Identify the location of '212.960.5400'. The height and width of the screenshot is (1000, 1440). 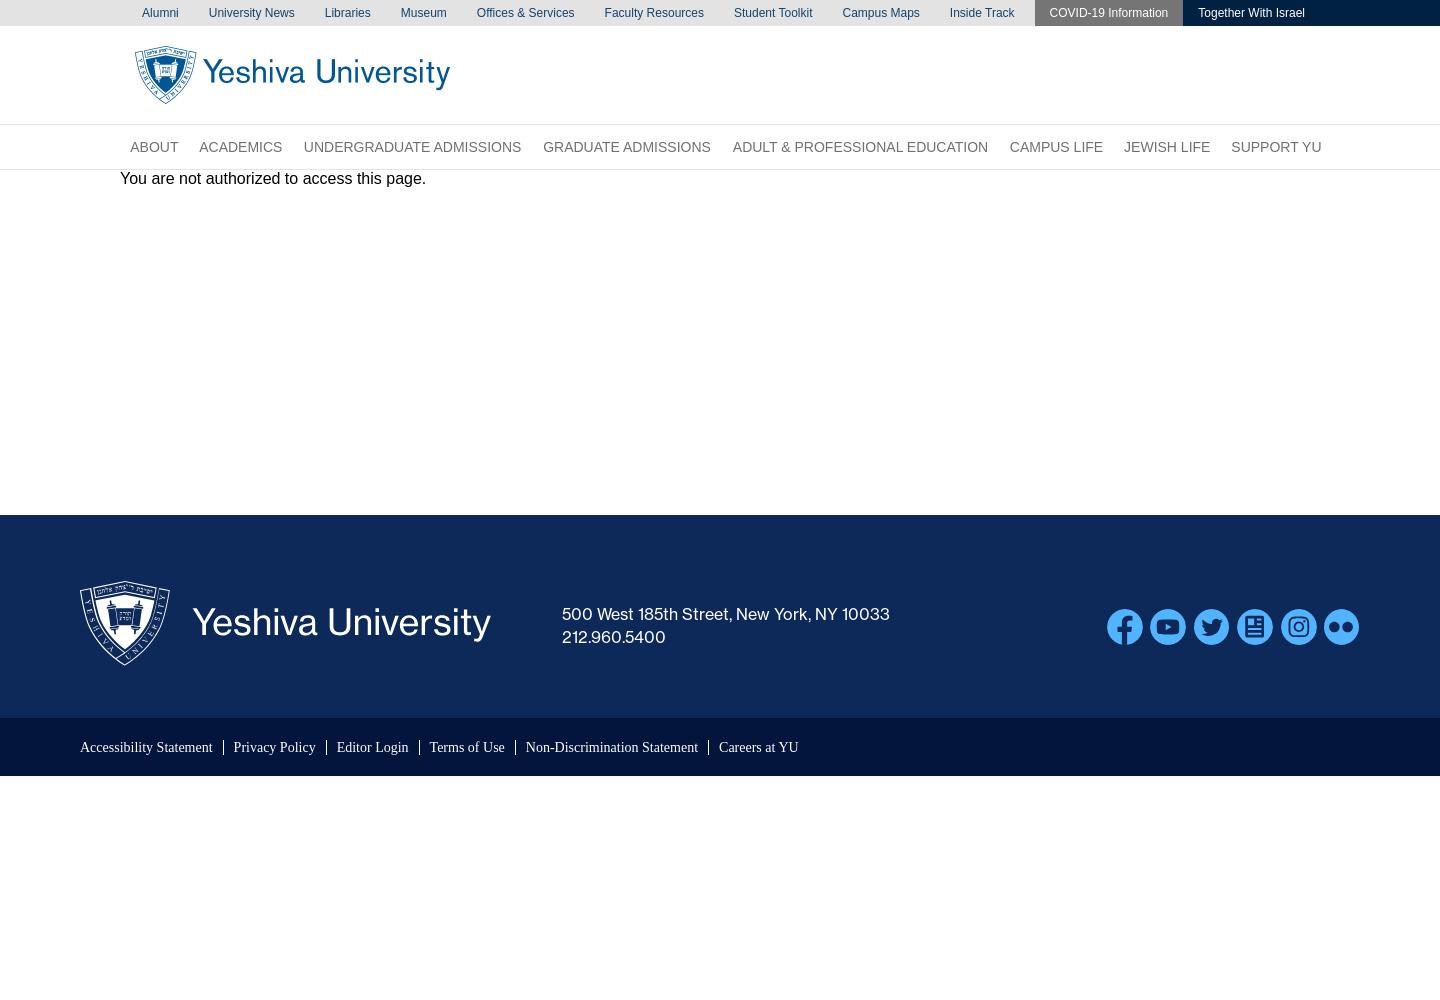
(613, 637).